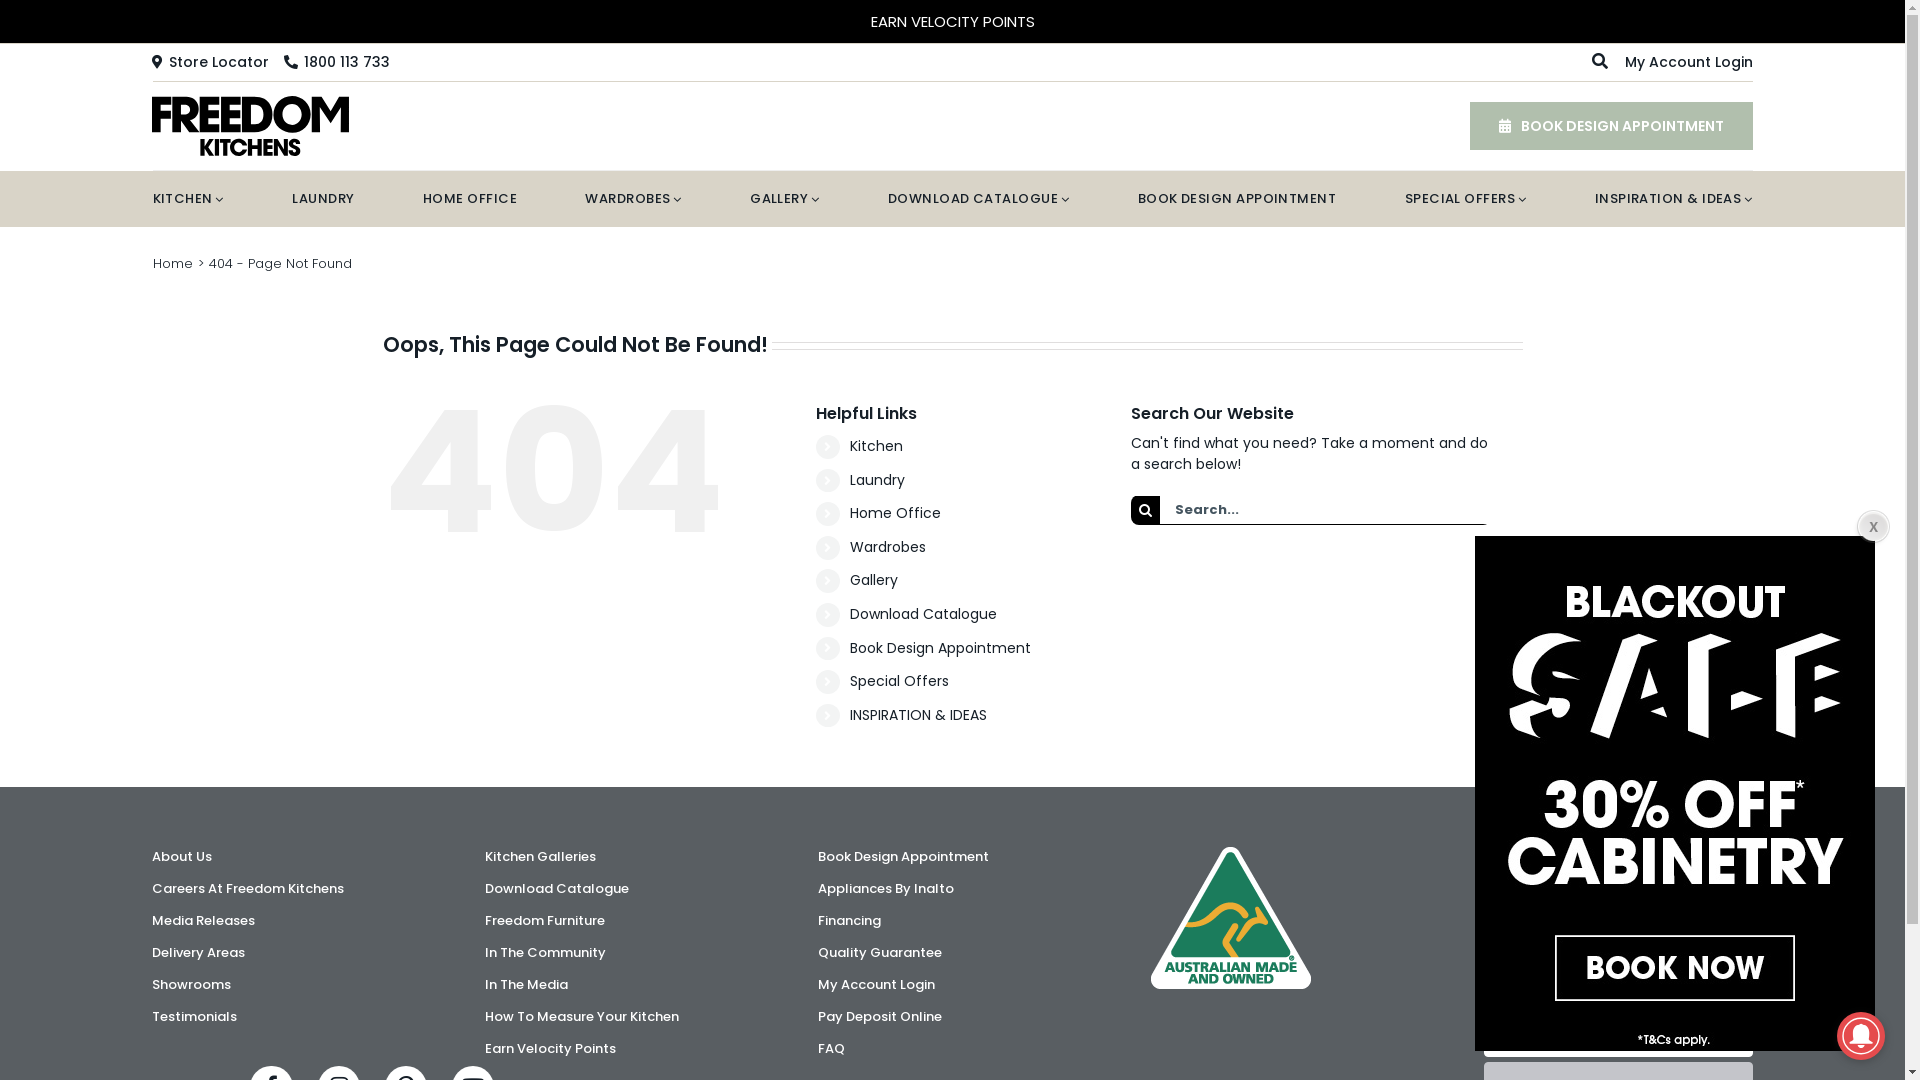  I want to click on 'HOME OFFICE', so click(469, 199).